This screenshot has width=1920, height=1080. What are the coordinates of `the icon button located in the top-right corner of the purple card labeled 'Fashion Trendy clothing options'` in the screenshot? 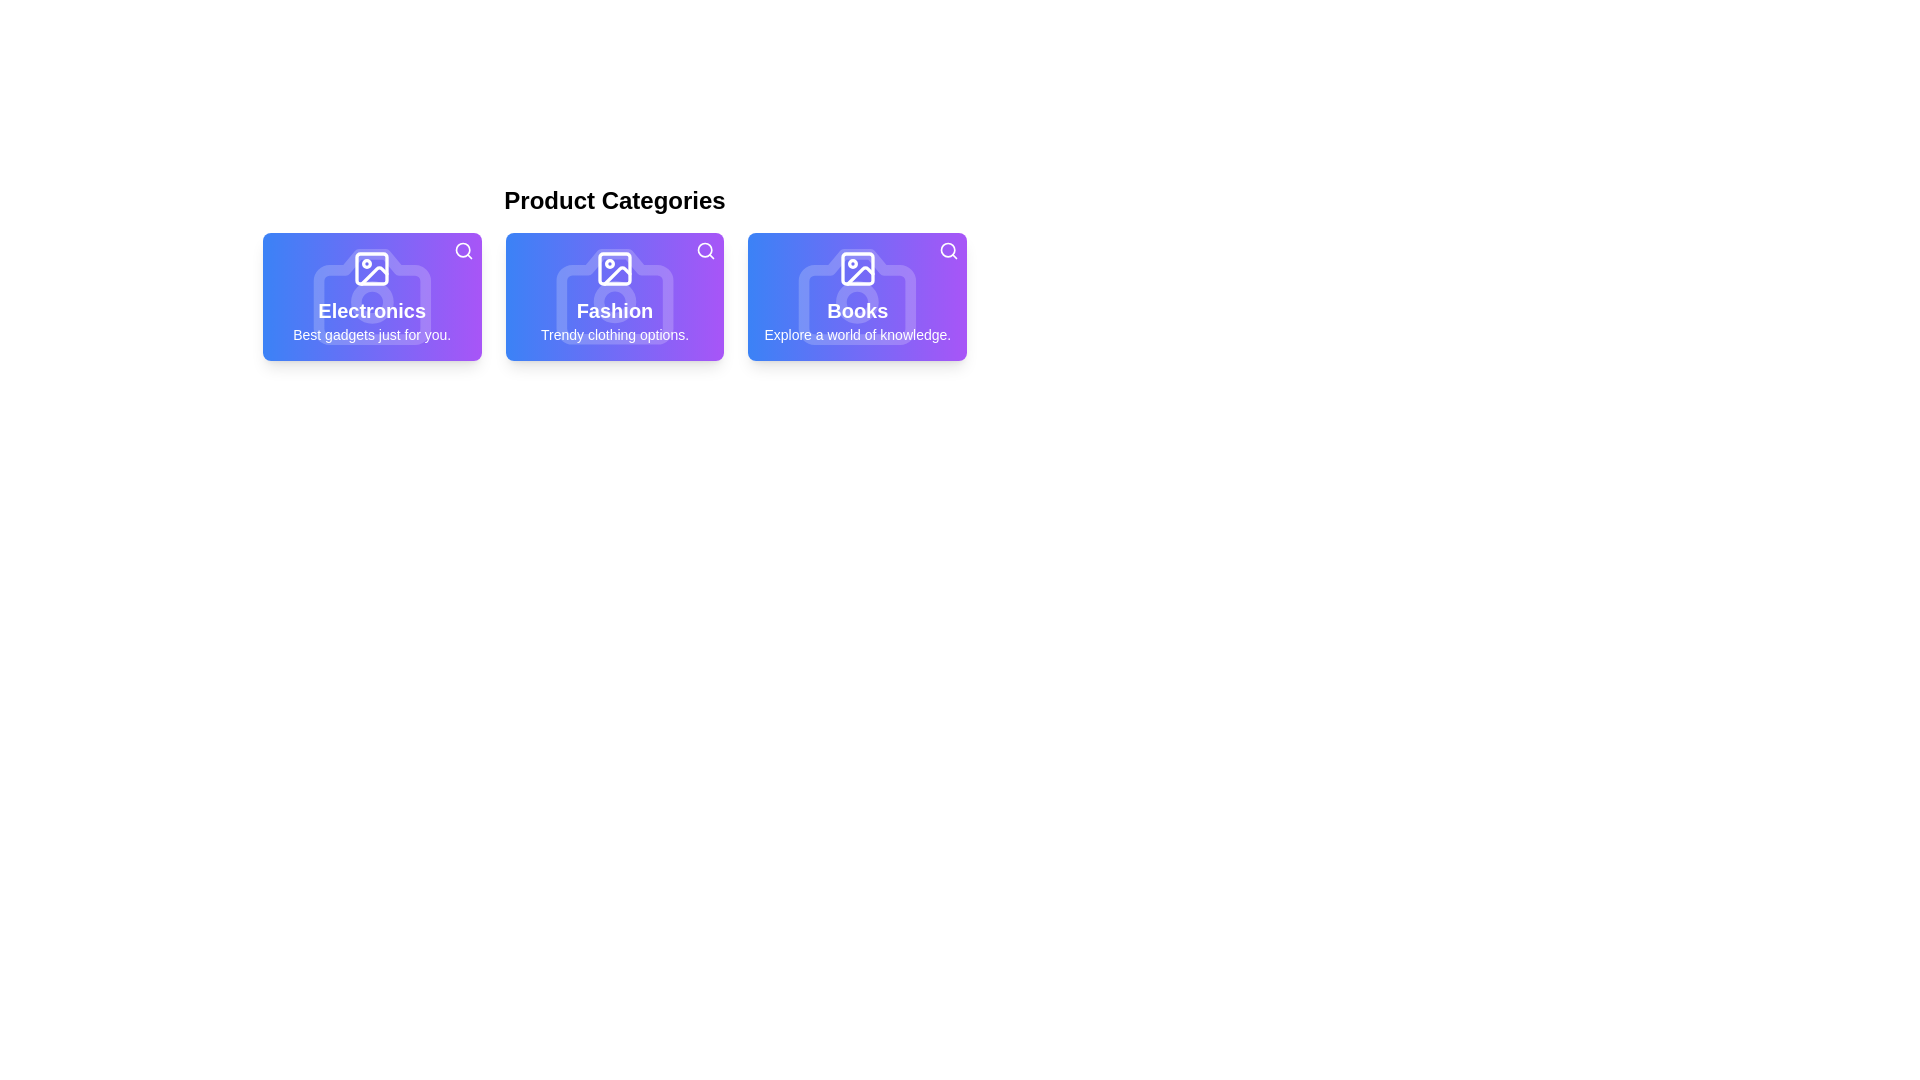 It's located at (706, 249).